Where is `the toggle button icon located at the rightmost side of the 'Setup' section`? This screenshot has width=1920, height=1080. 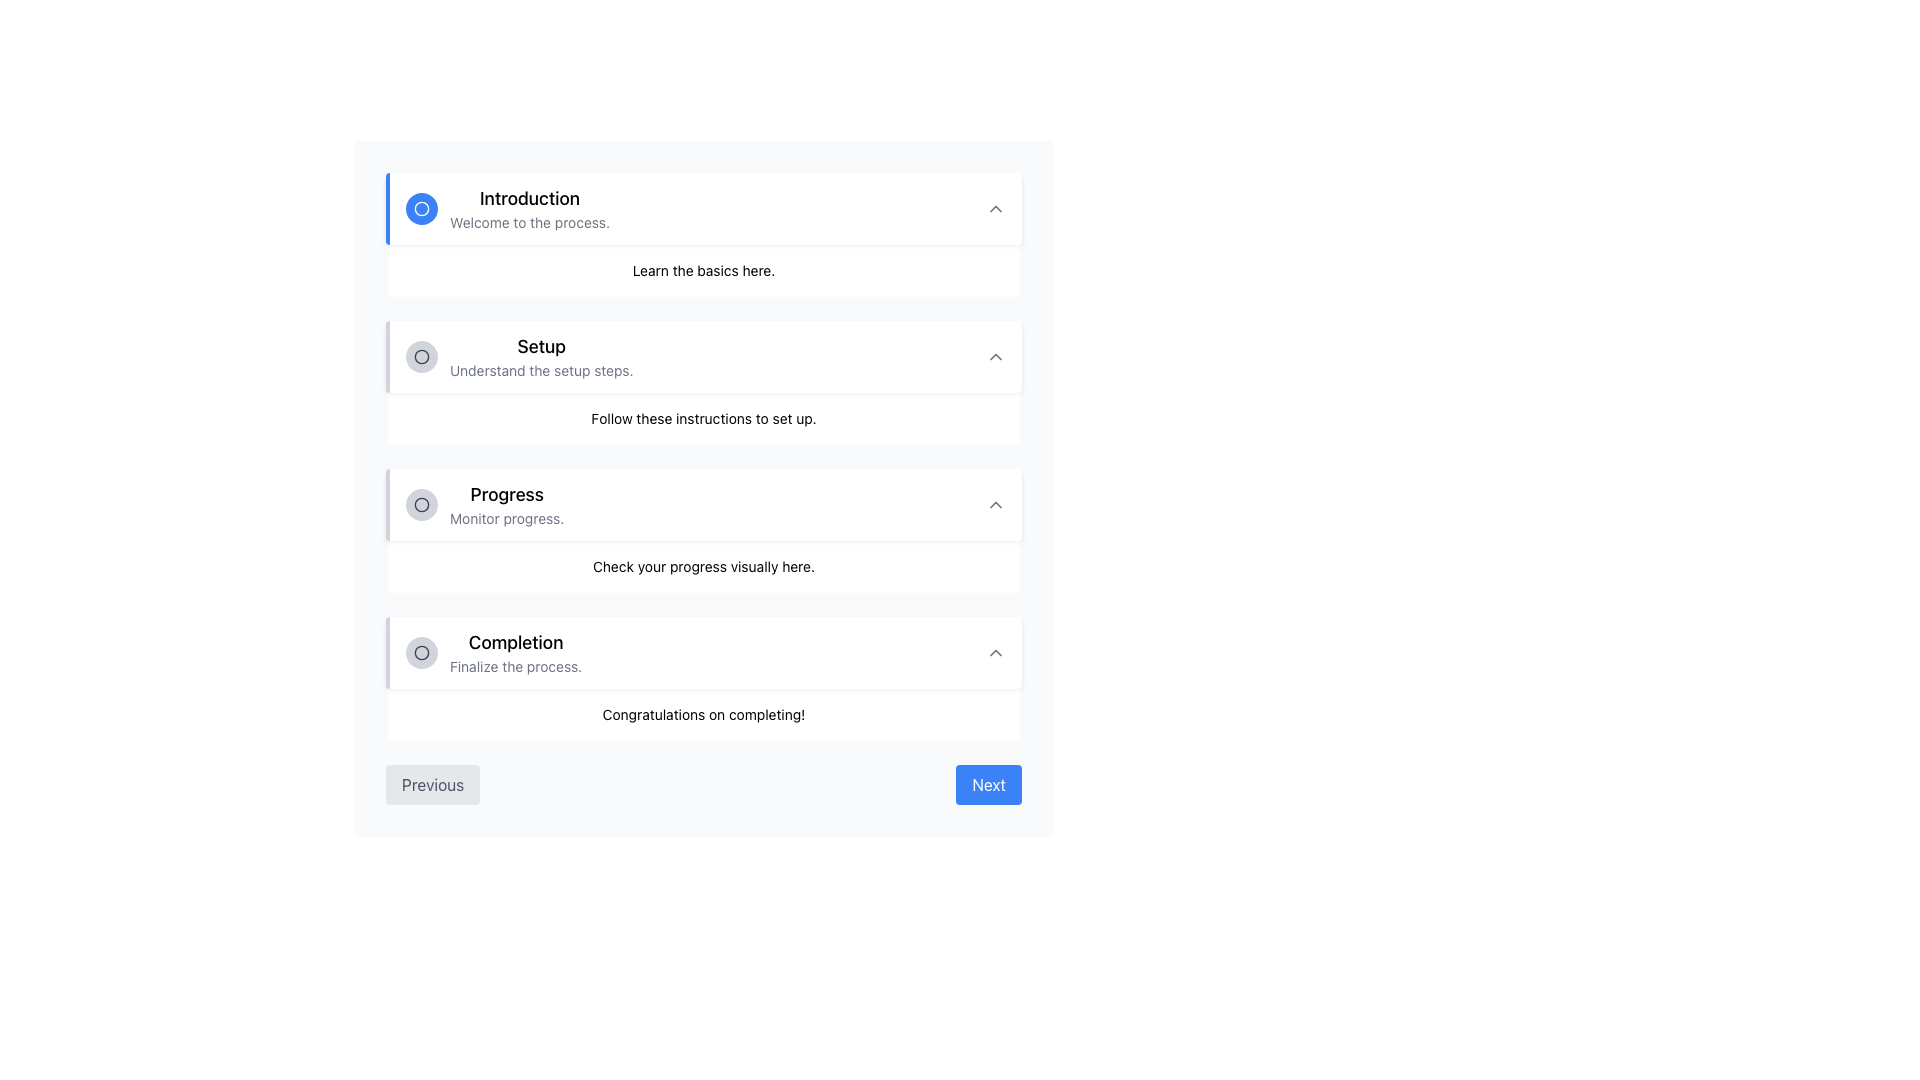 the toggle button icon located at the rightmost side of the 'Setup' section is located at coordinates (996, 356).